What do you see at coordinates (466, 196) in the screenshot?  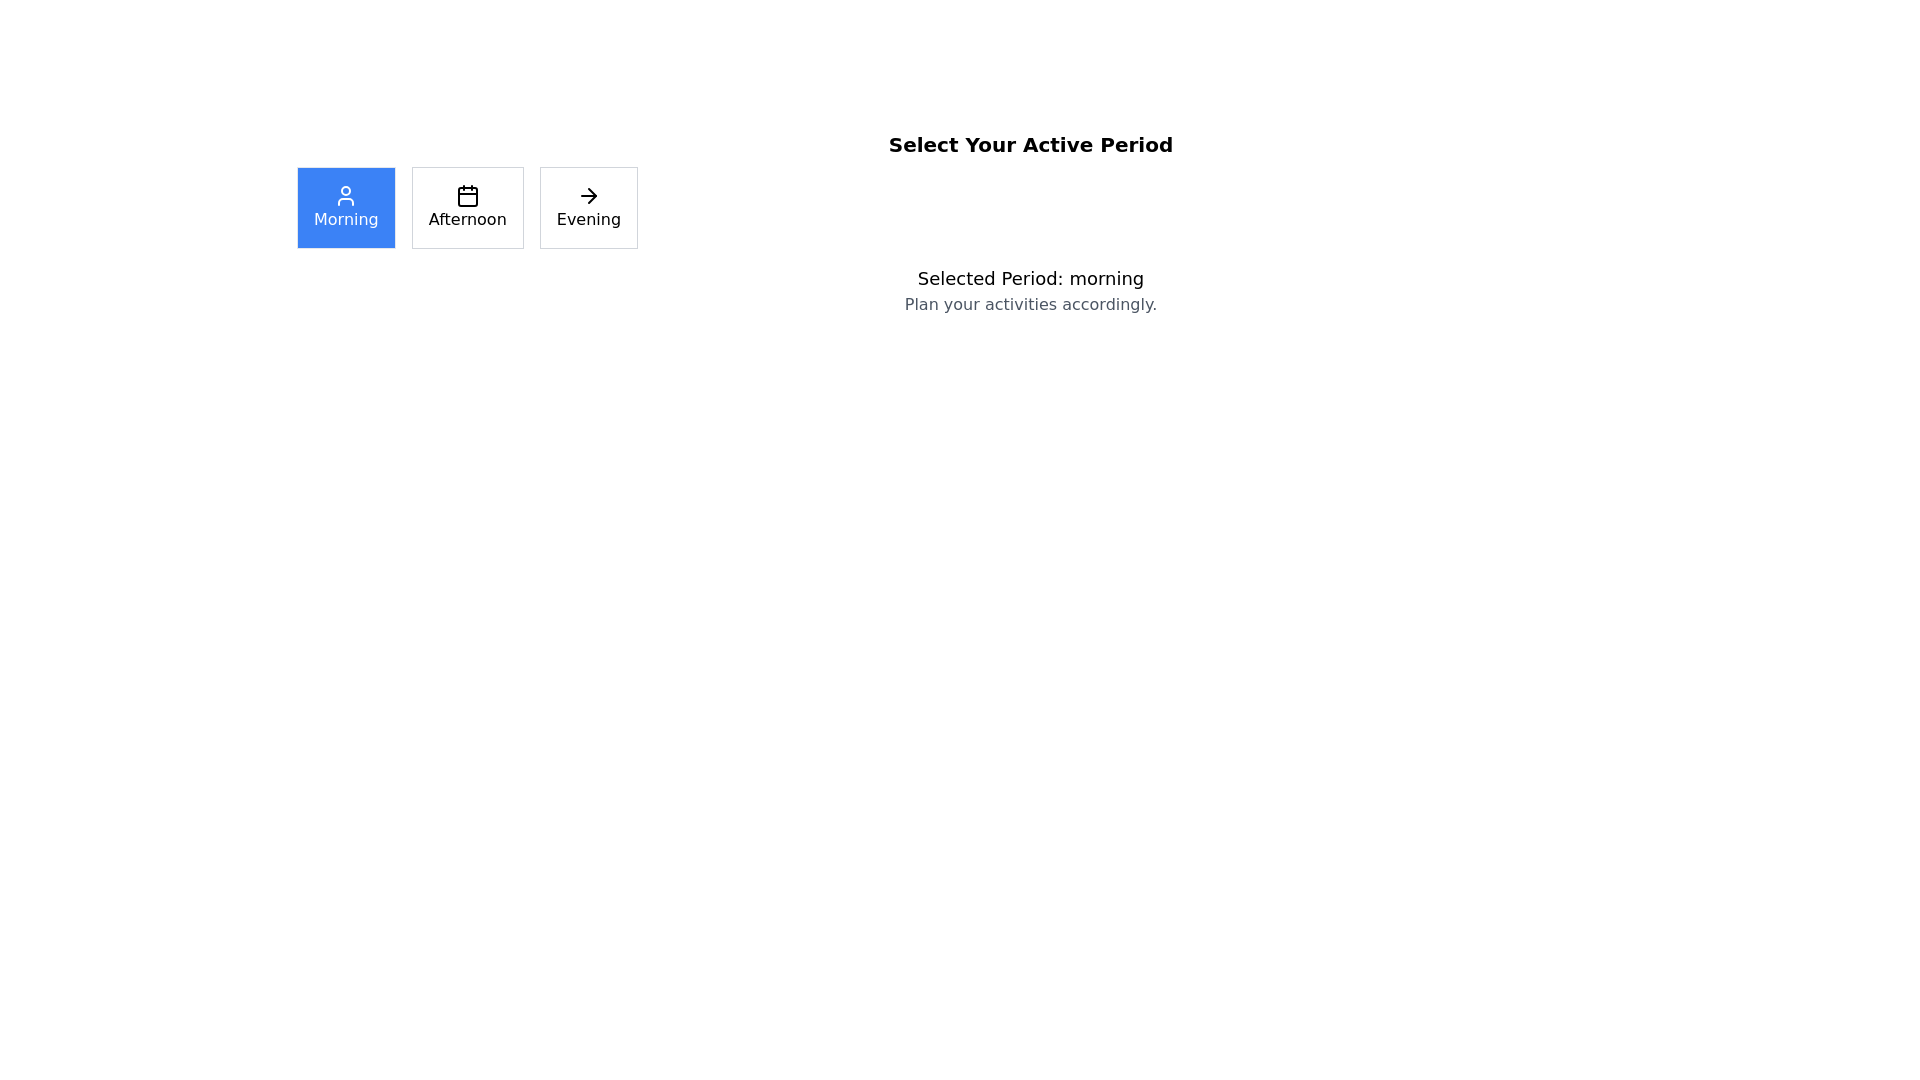 I see `the decorative icon of the 'Afternoon' button, which visually indicates its association with day timings` at bounding box center [466, 196].